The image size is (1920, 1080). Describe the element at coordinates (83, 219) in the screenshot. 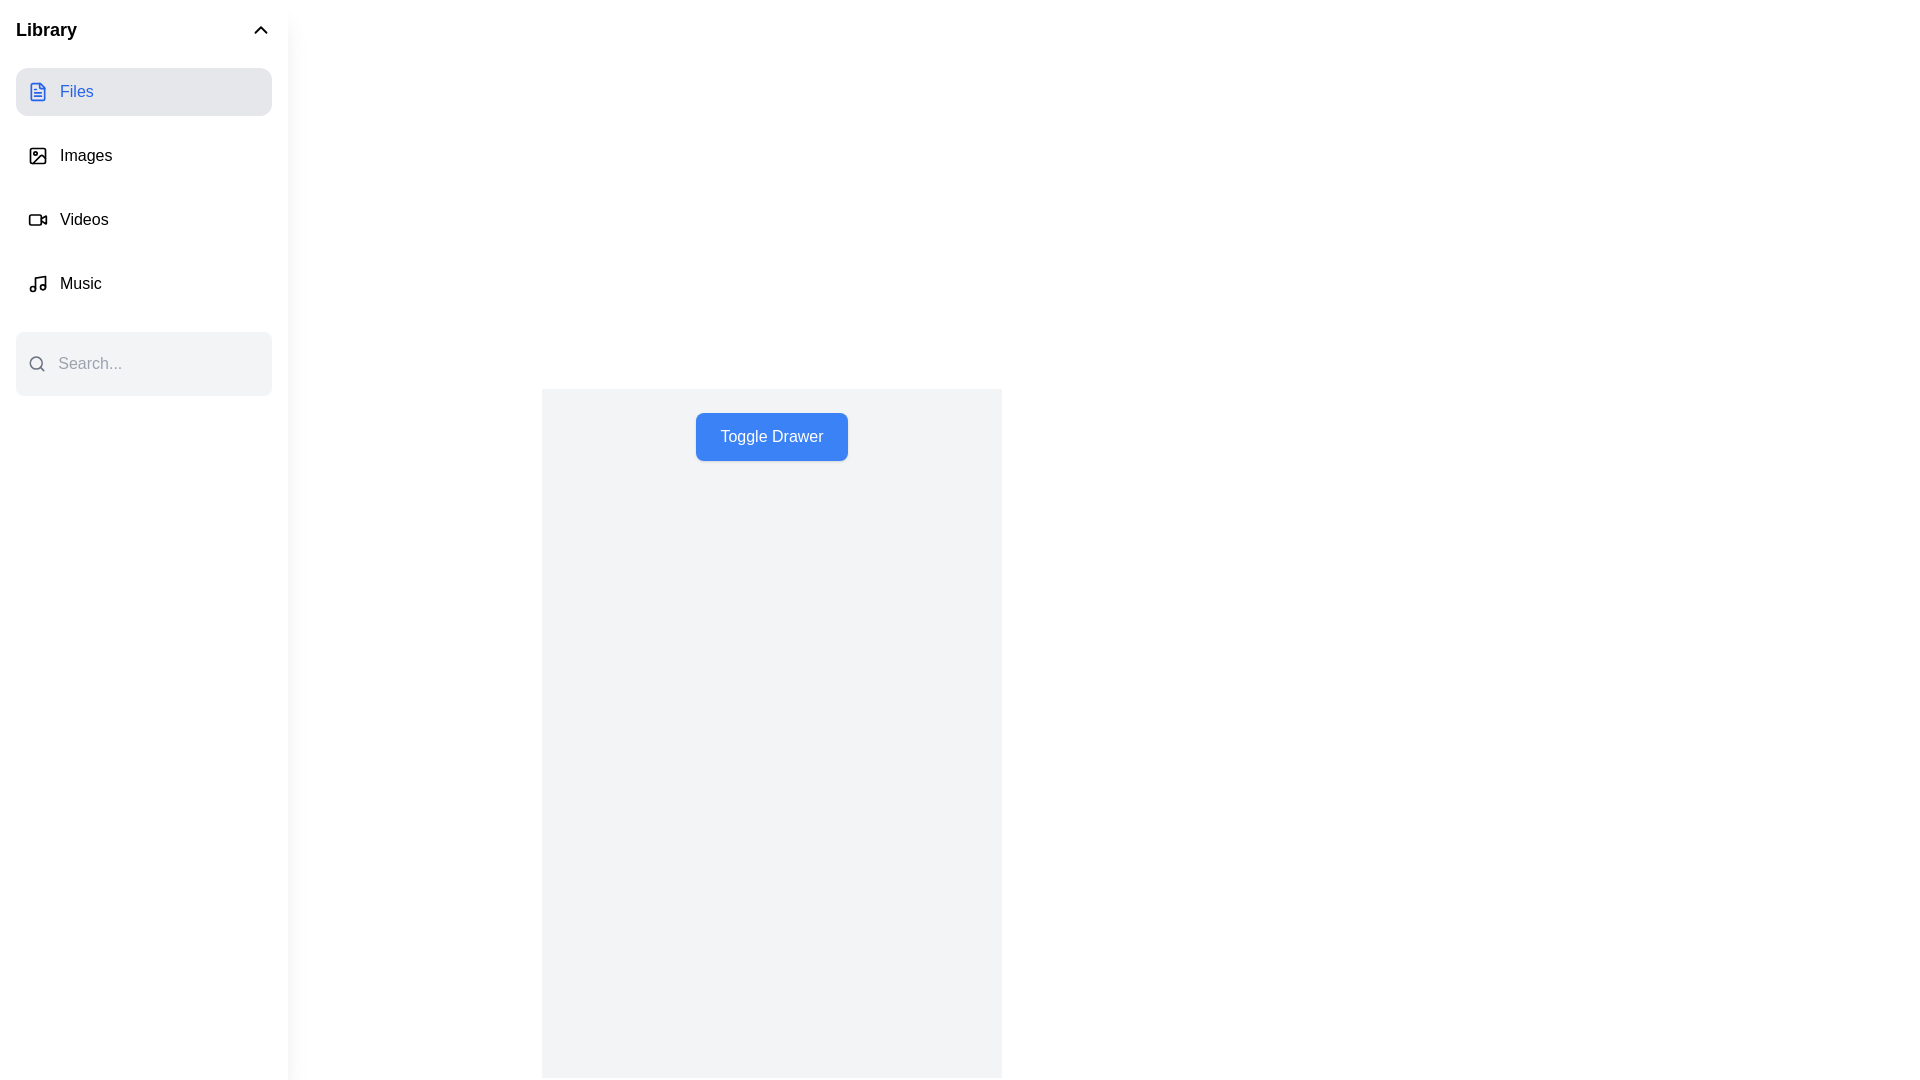

I see `the 'Videos' text label in the navigation menu` at that location.